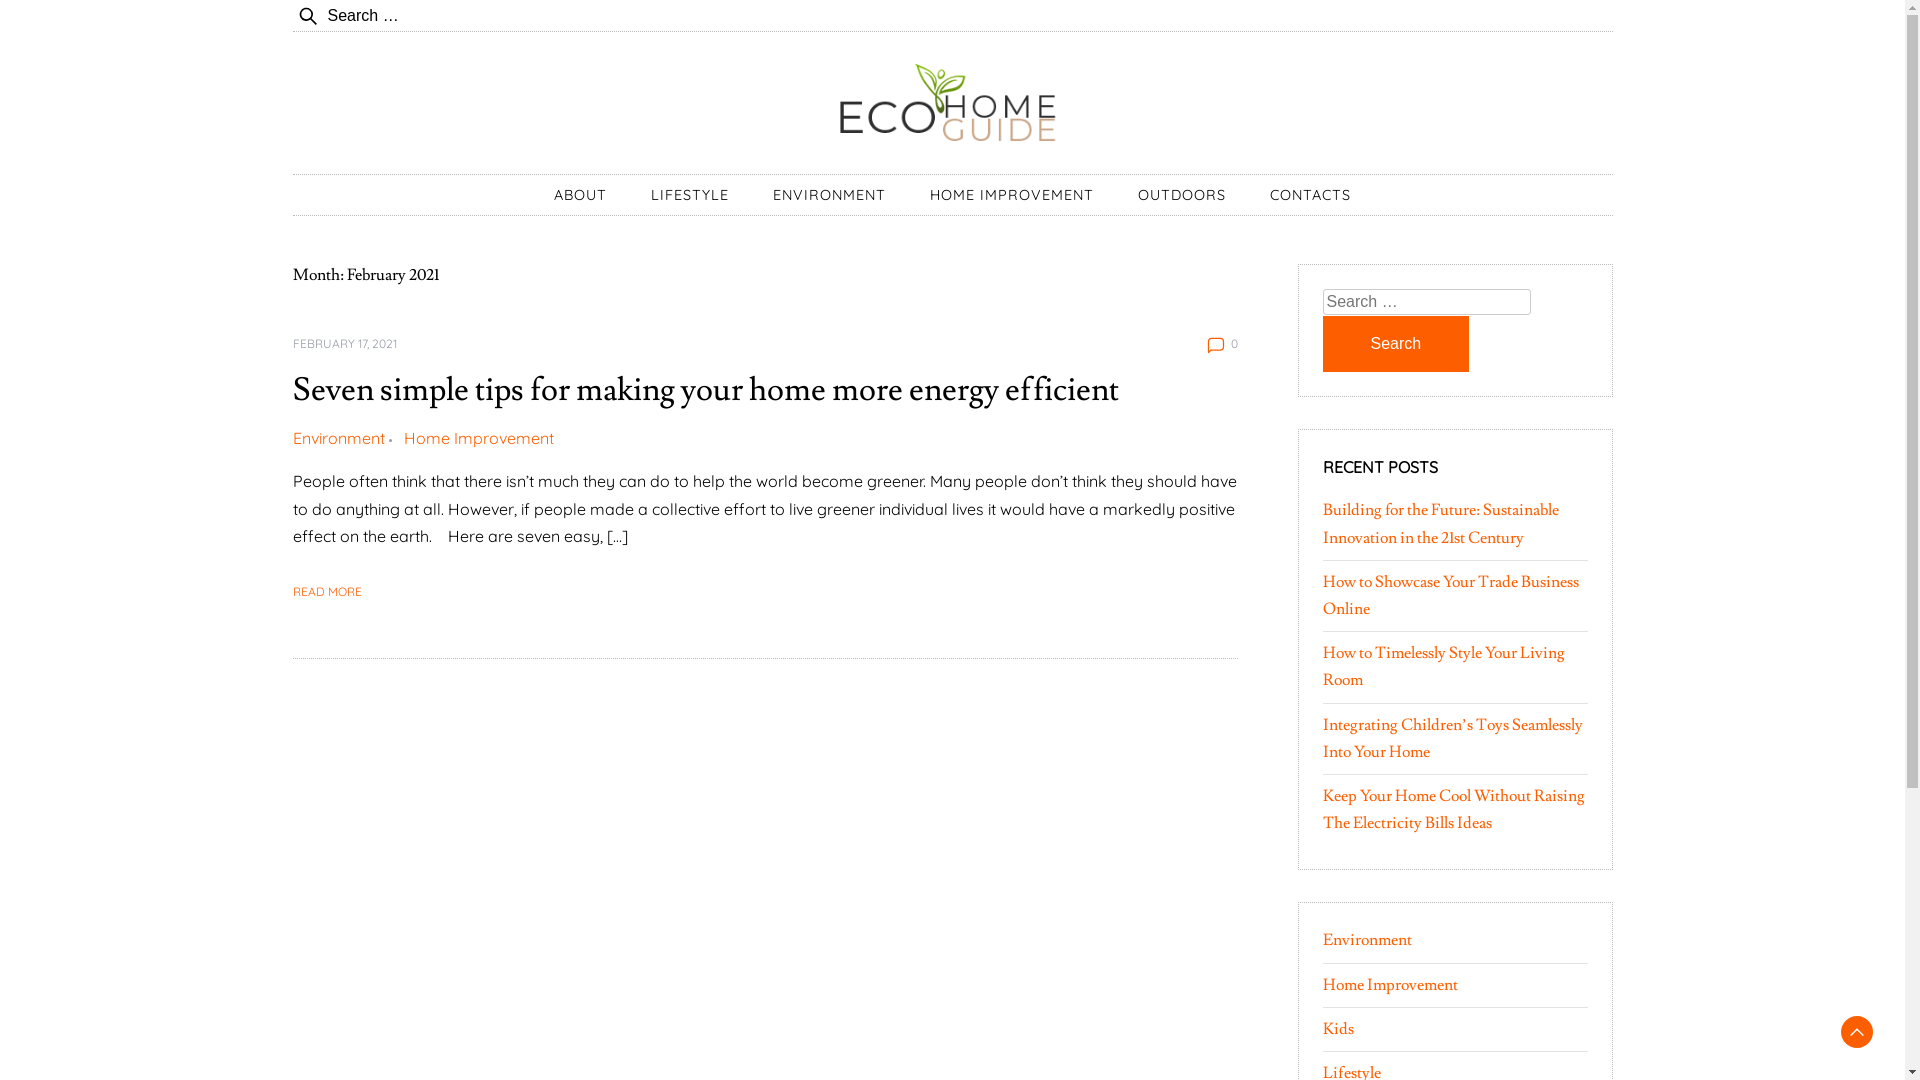 Image resolution: width=1920 pixels, height=1080 pixels. What do you see at coordinates (344, 342) in the screenshot?
I see `'FEBRUARY 17, 2021'` at bounding box center [344, 342].